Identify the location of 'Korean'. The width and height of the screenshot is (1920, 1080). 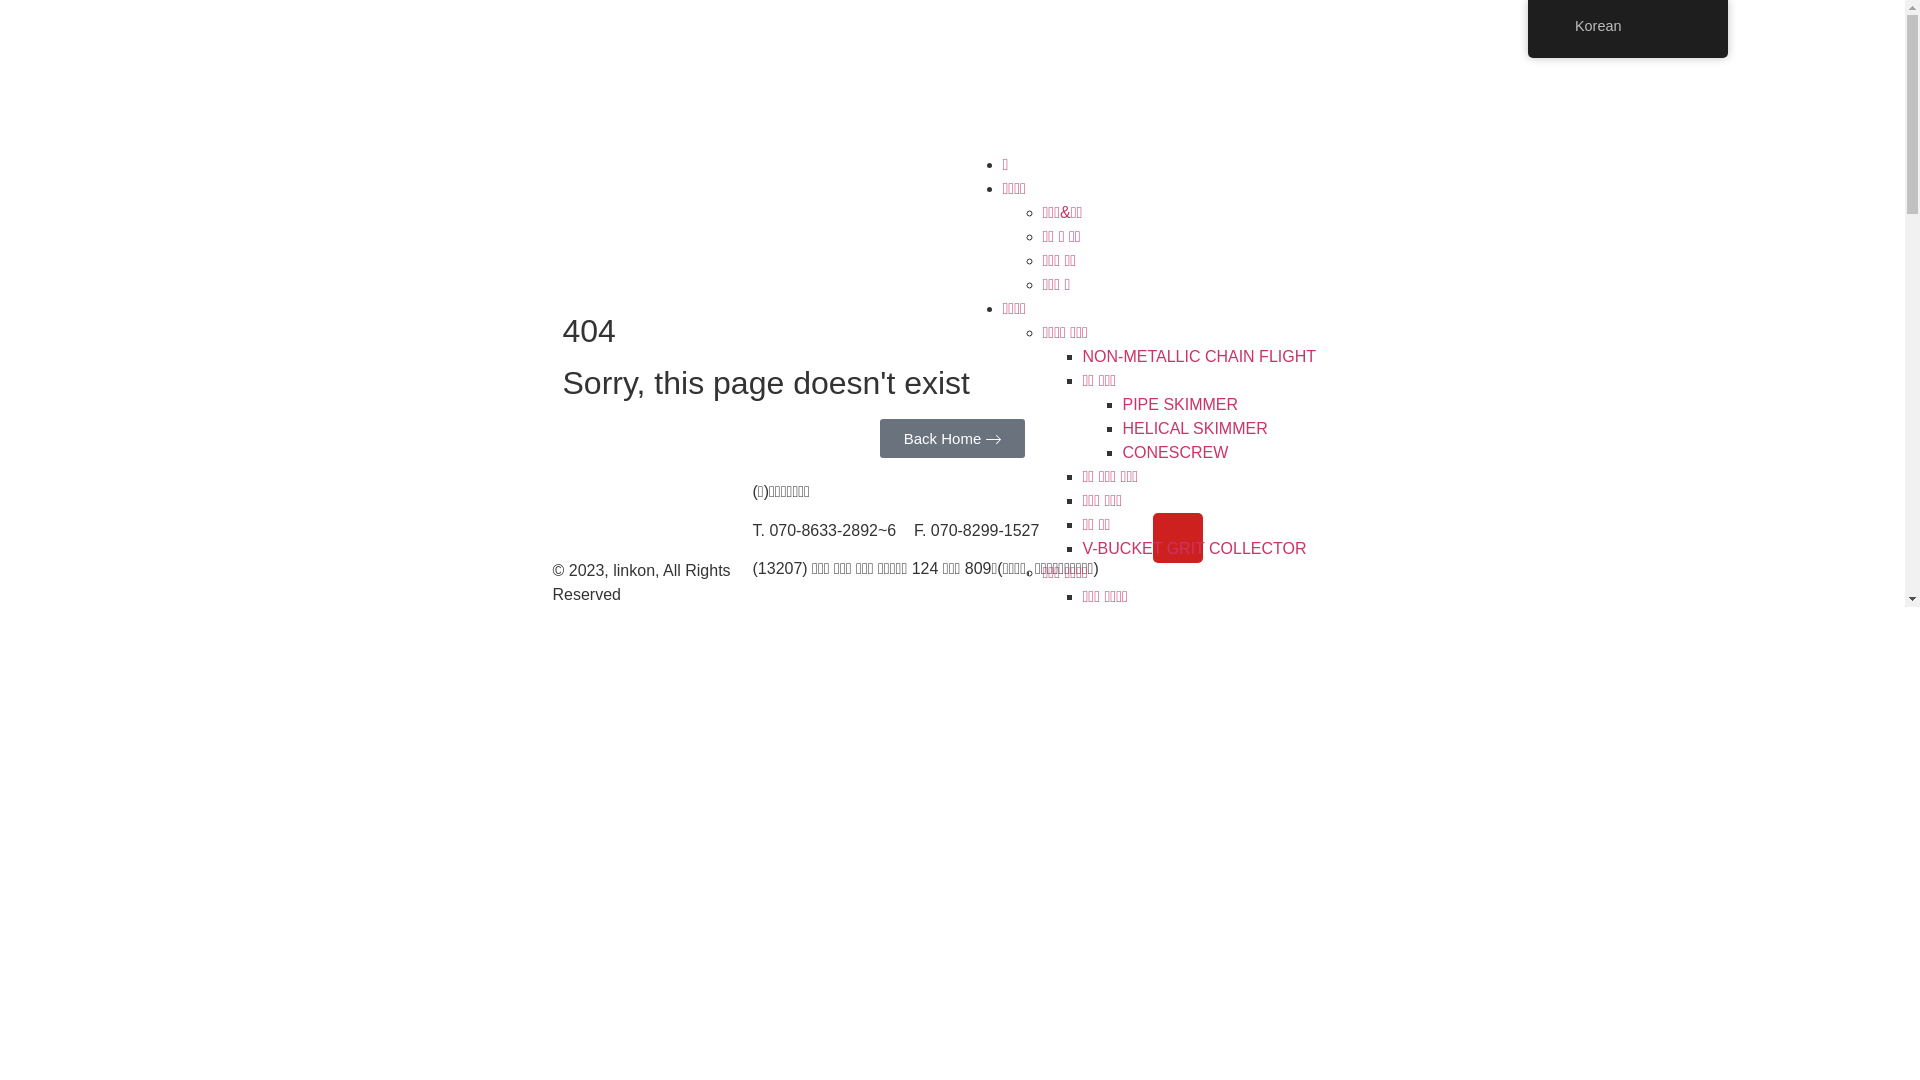
(1627, 29).